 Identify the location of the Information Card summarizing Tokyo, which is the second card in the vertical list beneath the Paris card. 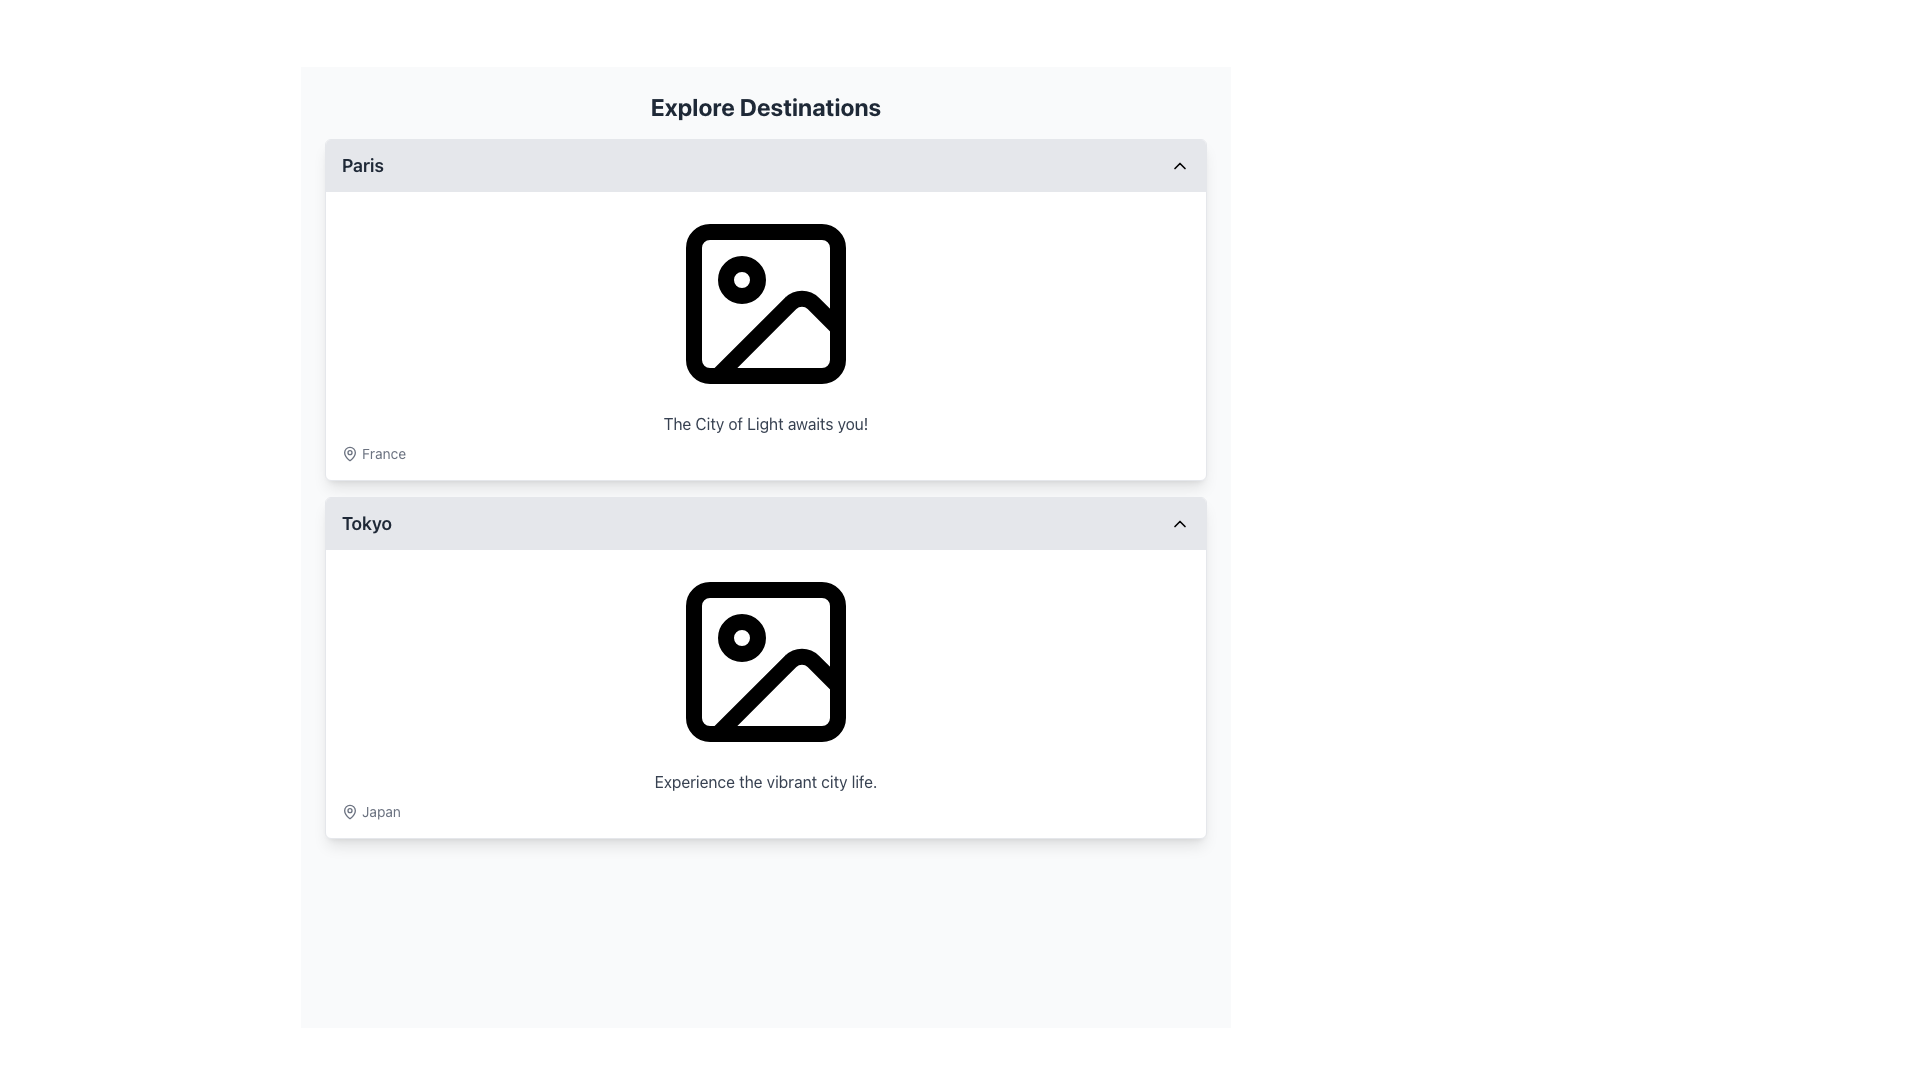
(765, 667).